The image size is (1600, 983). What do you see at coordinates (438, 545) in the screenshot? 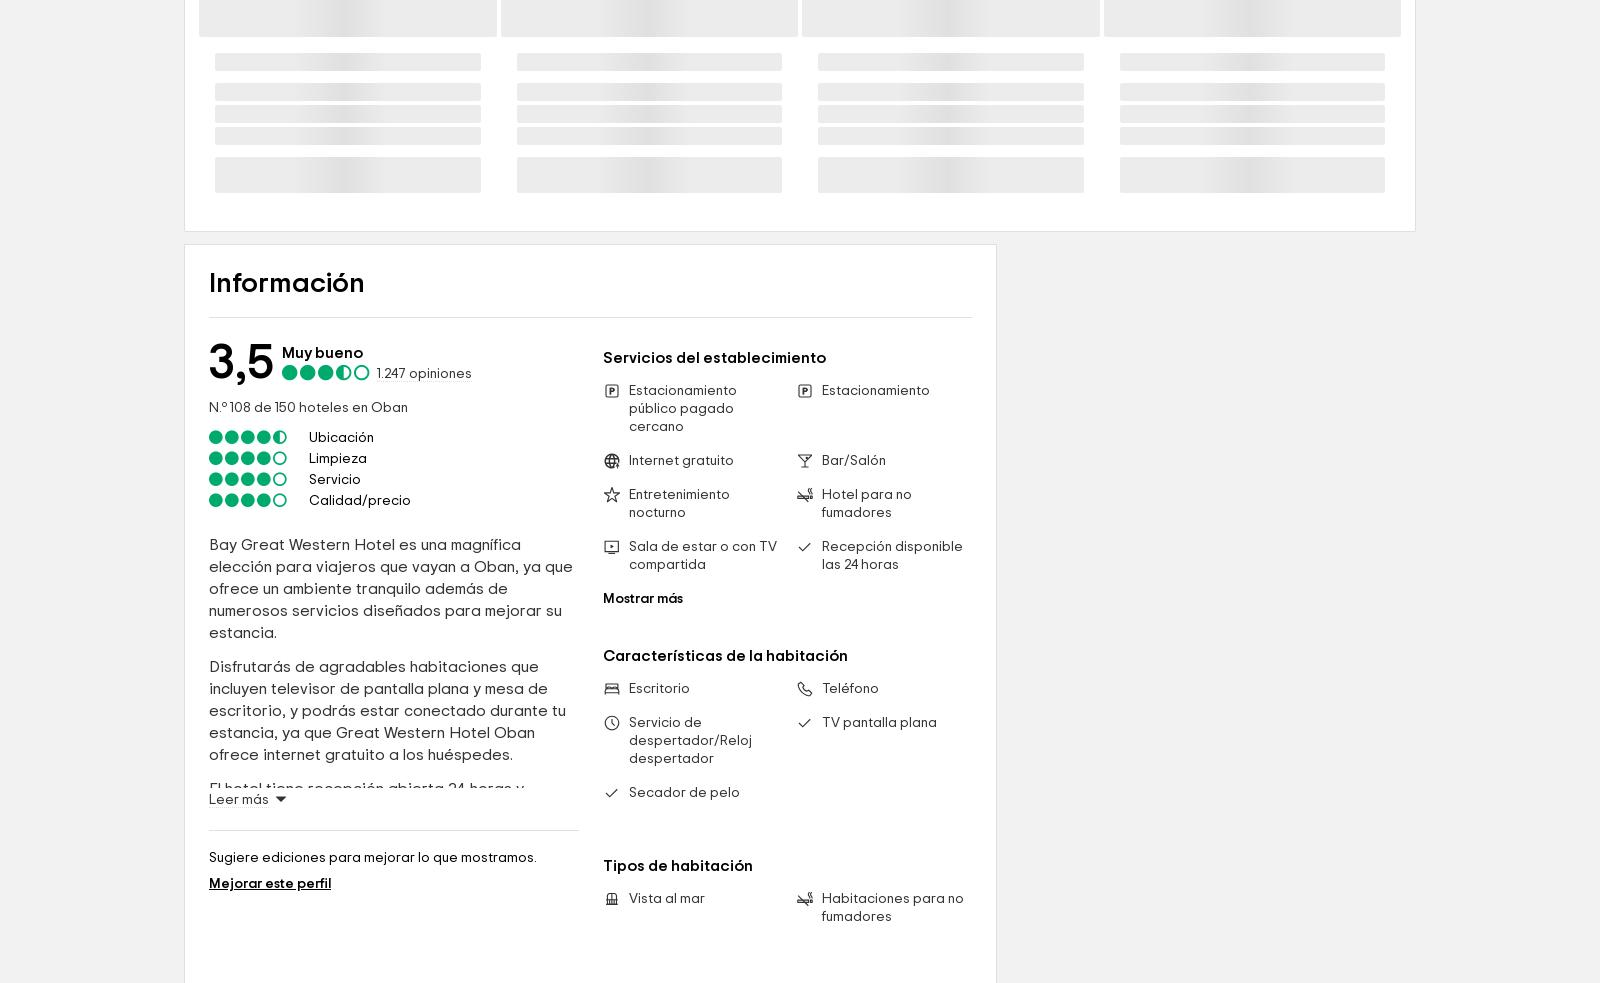
I see `'opiniones'` at bounding box center [438, 545].